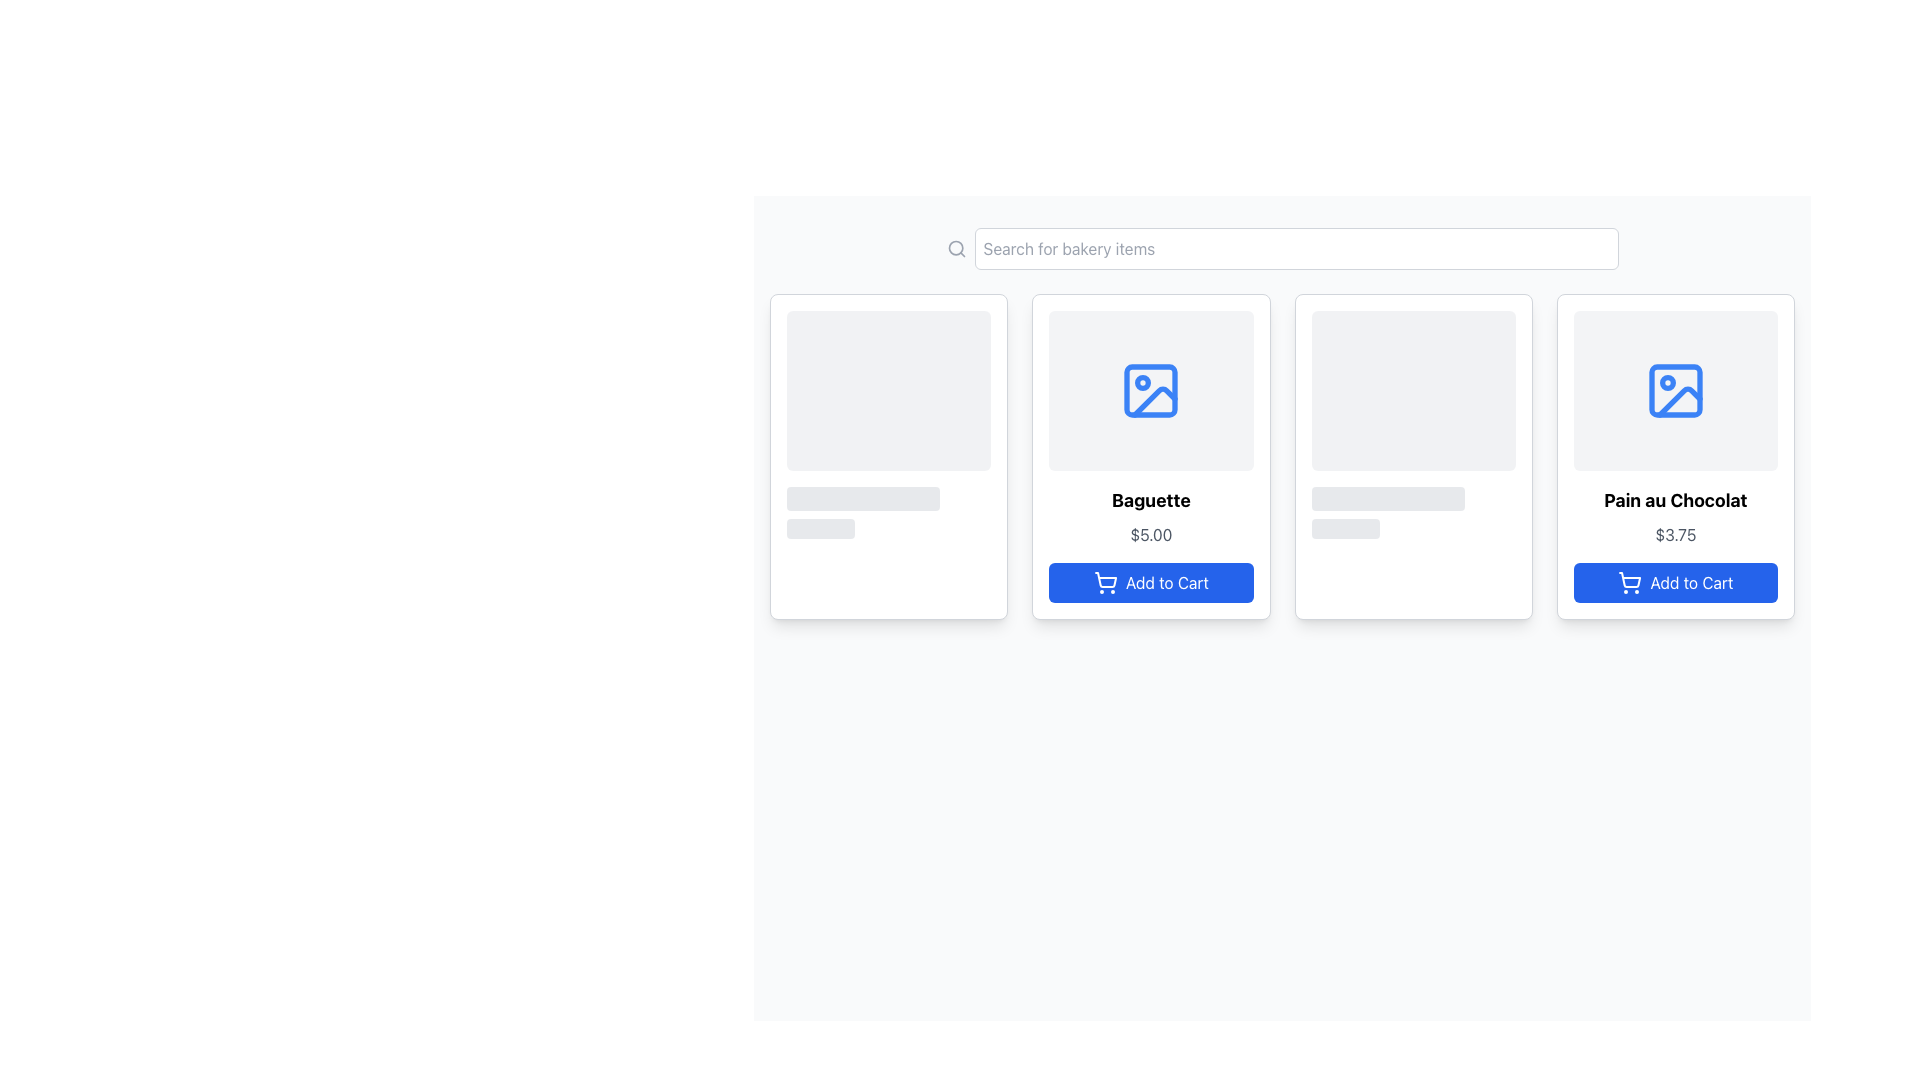  What do you see at coordinates (1155, 402) in the screenshot?
I see `decorative graphic element (a diagonal line) within the SVG icon of the second product card labeled 'Baguette' for styling and dimensions` at bounding box center [1155, 402].